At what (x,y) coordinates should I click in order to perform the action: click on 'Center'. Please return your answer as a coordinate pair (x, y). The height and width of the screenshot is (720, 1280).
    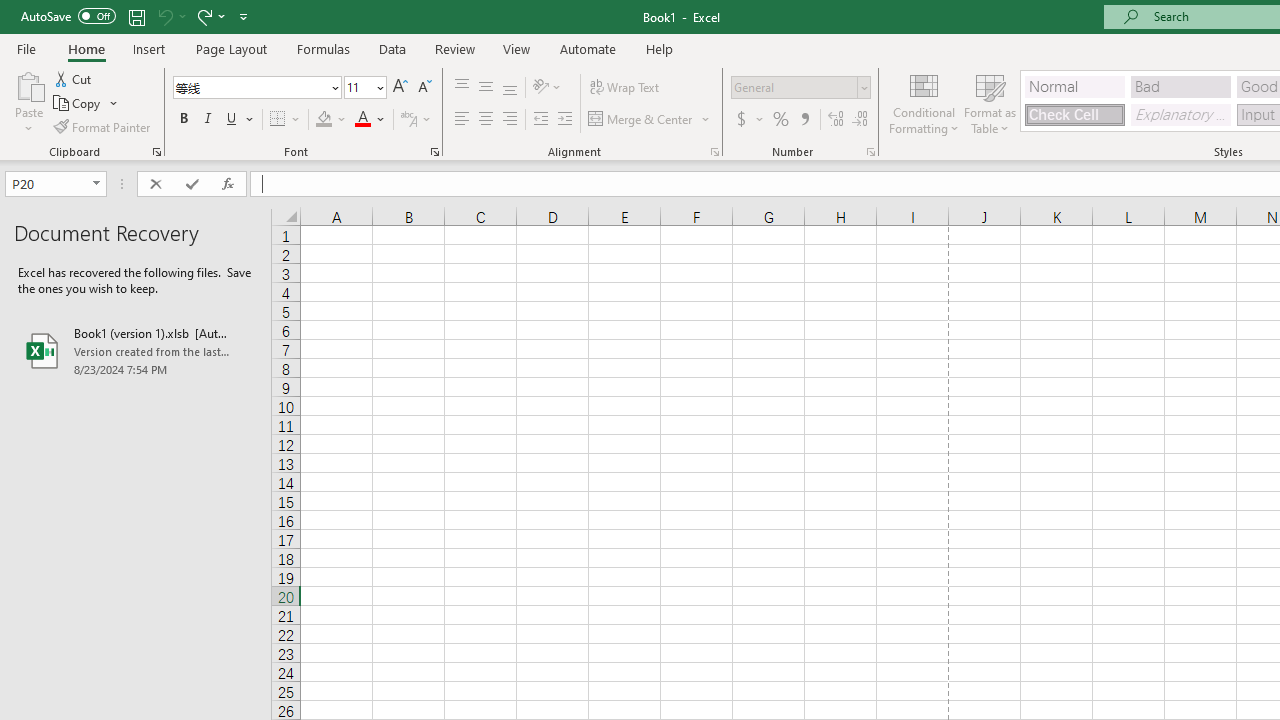
    Looking at the image, I should click on (485, 119).